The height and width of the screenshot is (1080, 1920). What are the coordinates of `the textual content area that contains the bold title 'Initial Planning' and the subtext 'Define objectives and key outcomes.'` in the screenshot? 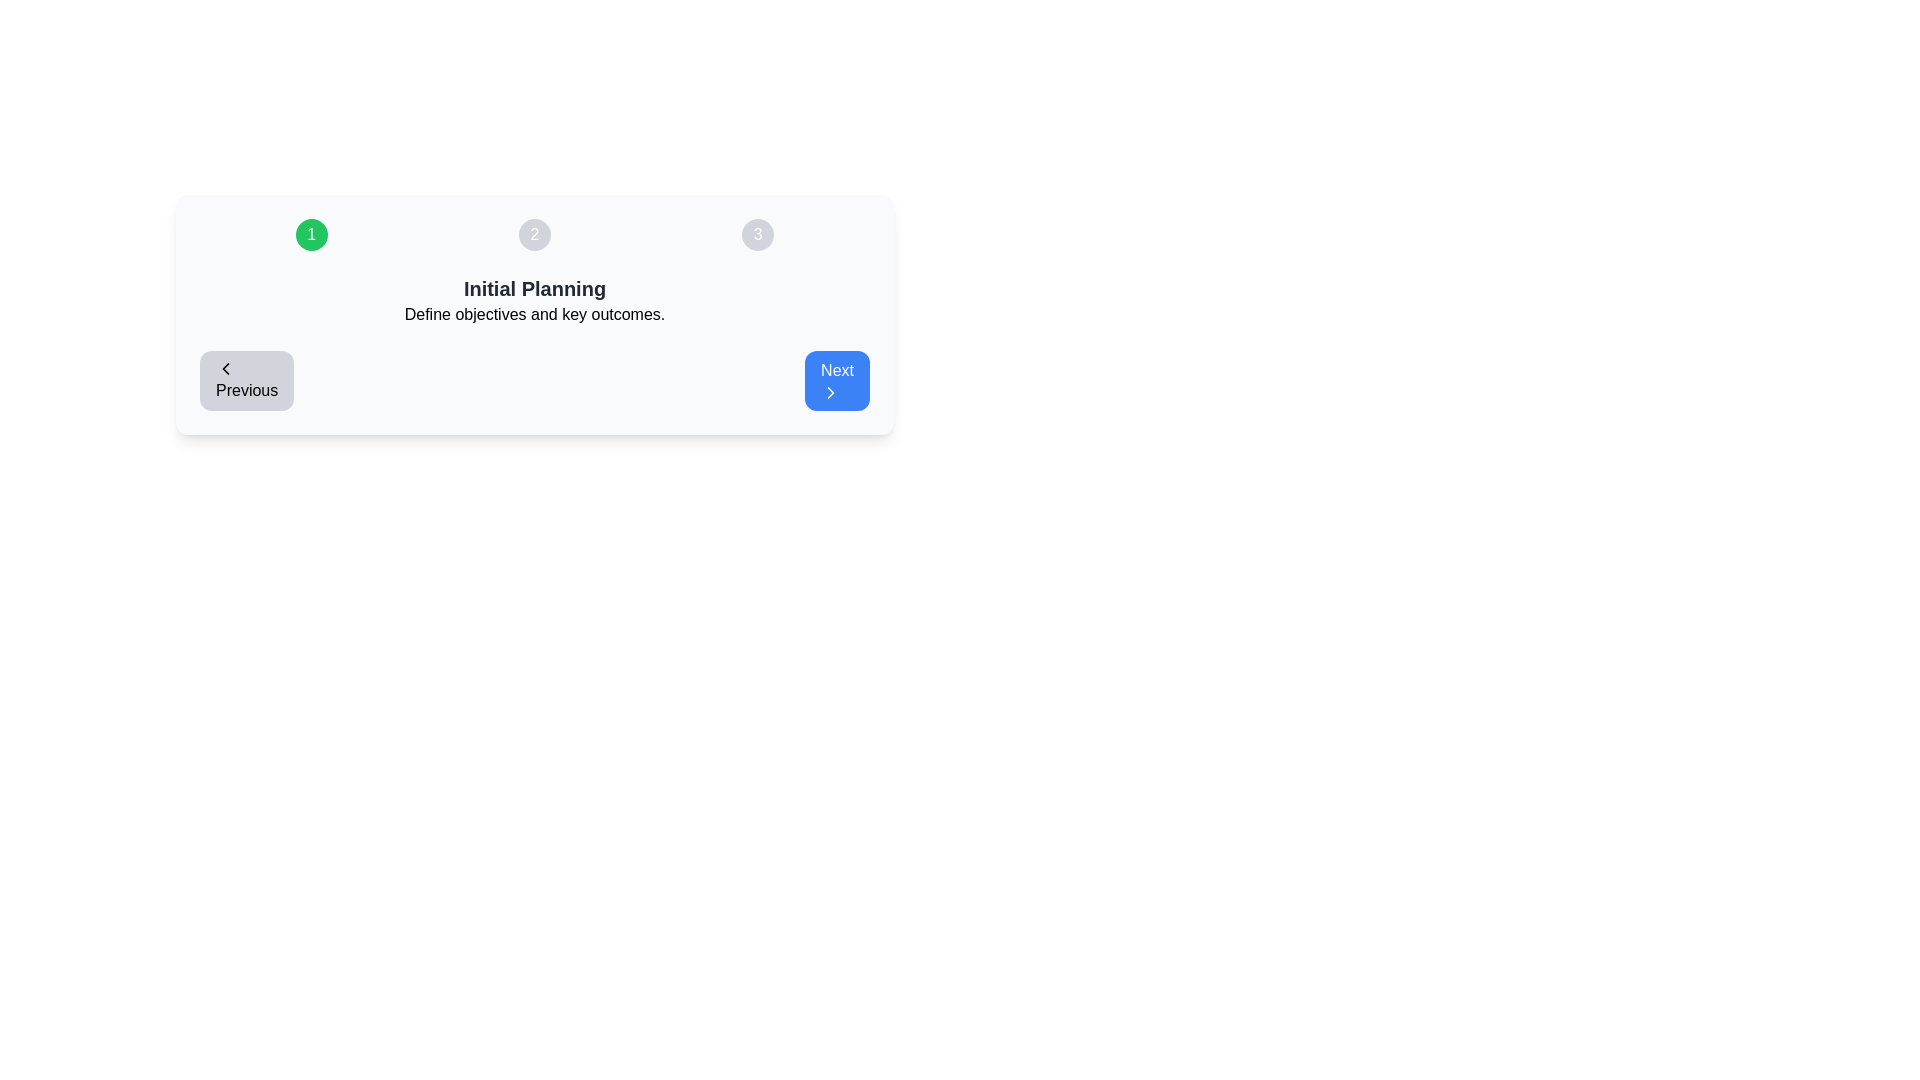 It's located at (534, 300).